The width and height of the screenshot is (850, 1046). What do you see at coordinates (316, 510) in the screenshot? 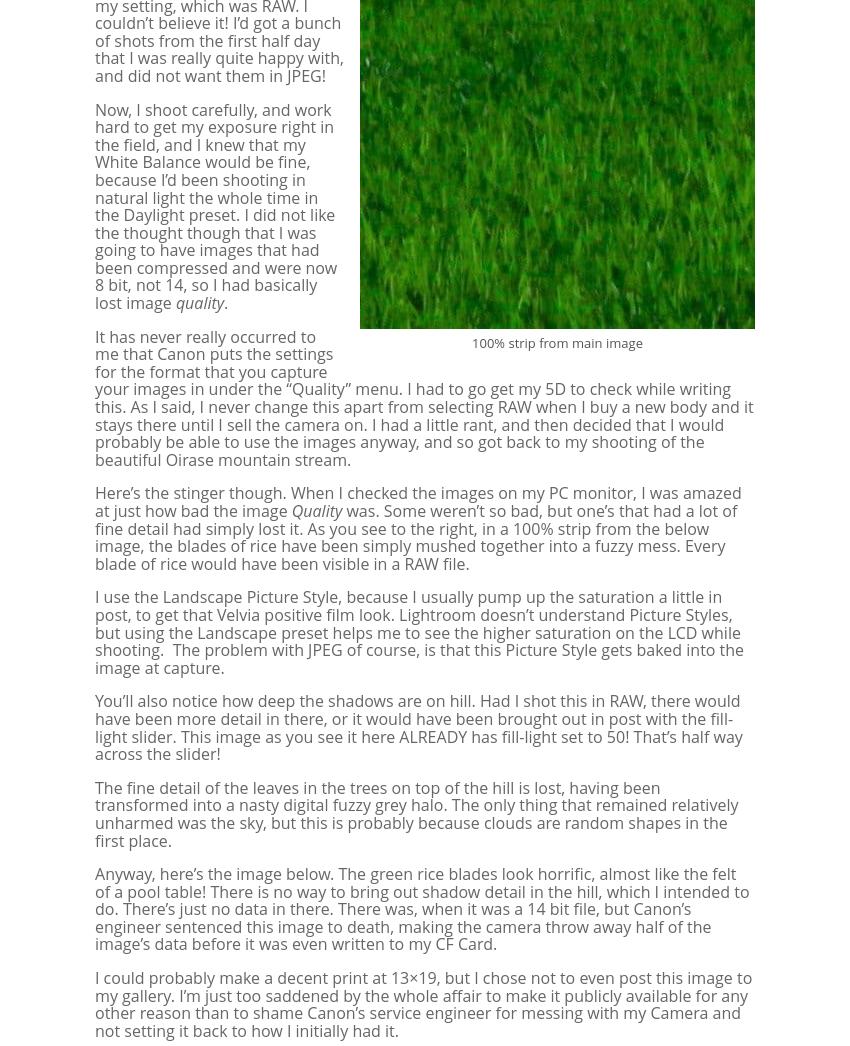
I see `'Quality'` at bounding box center [316, 510].